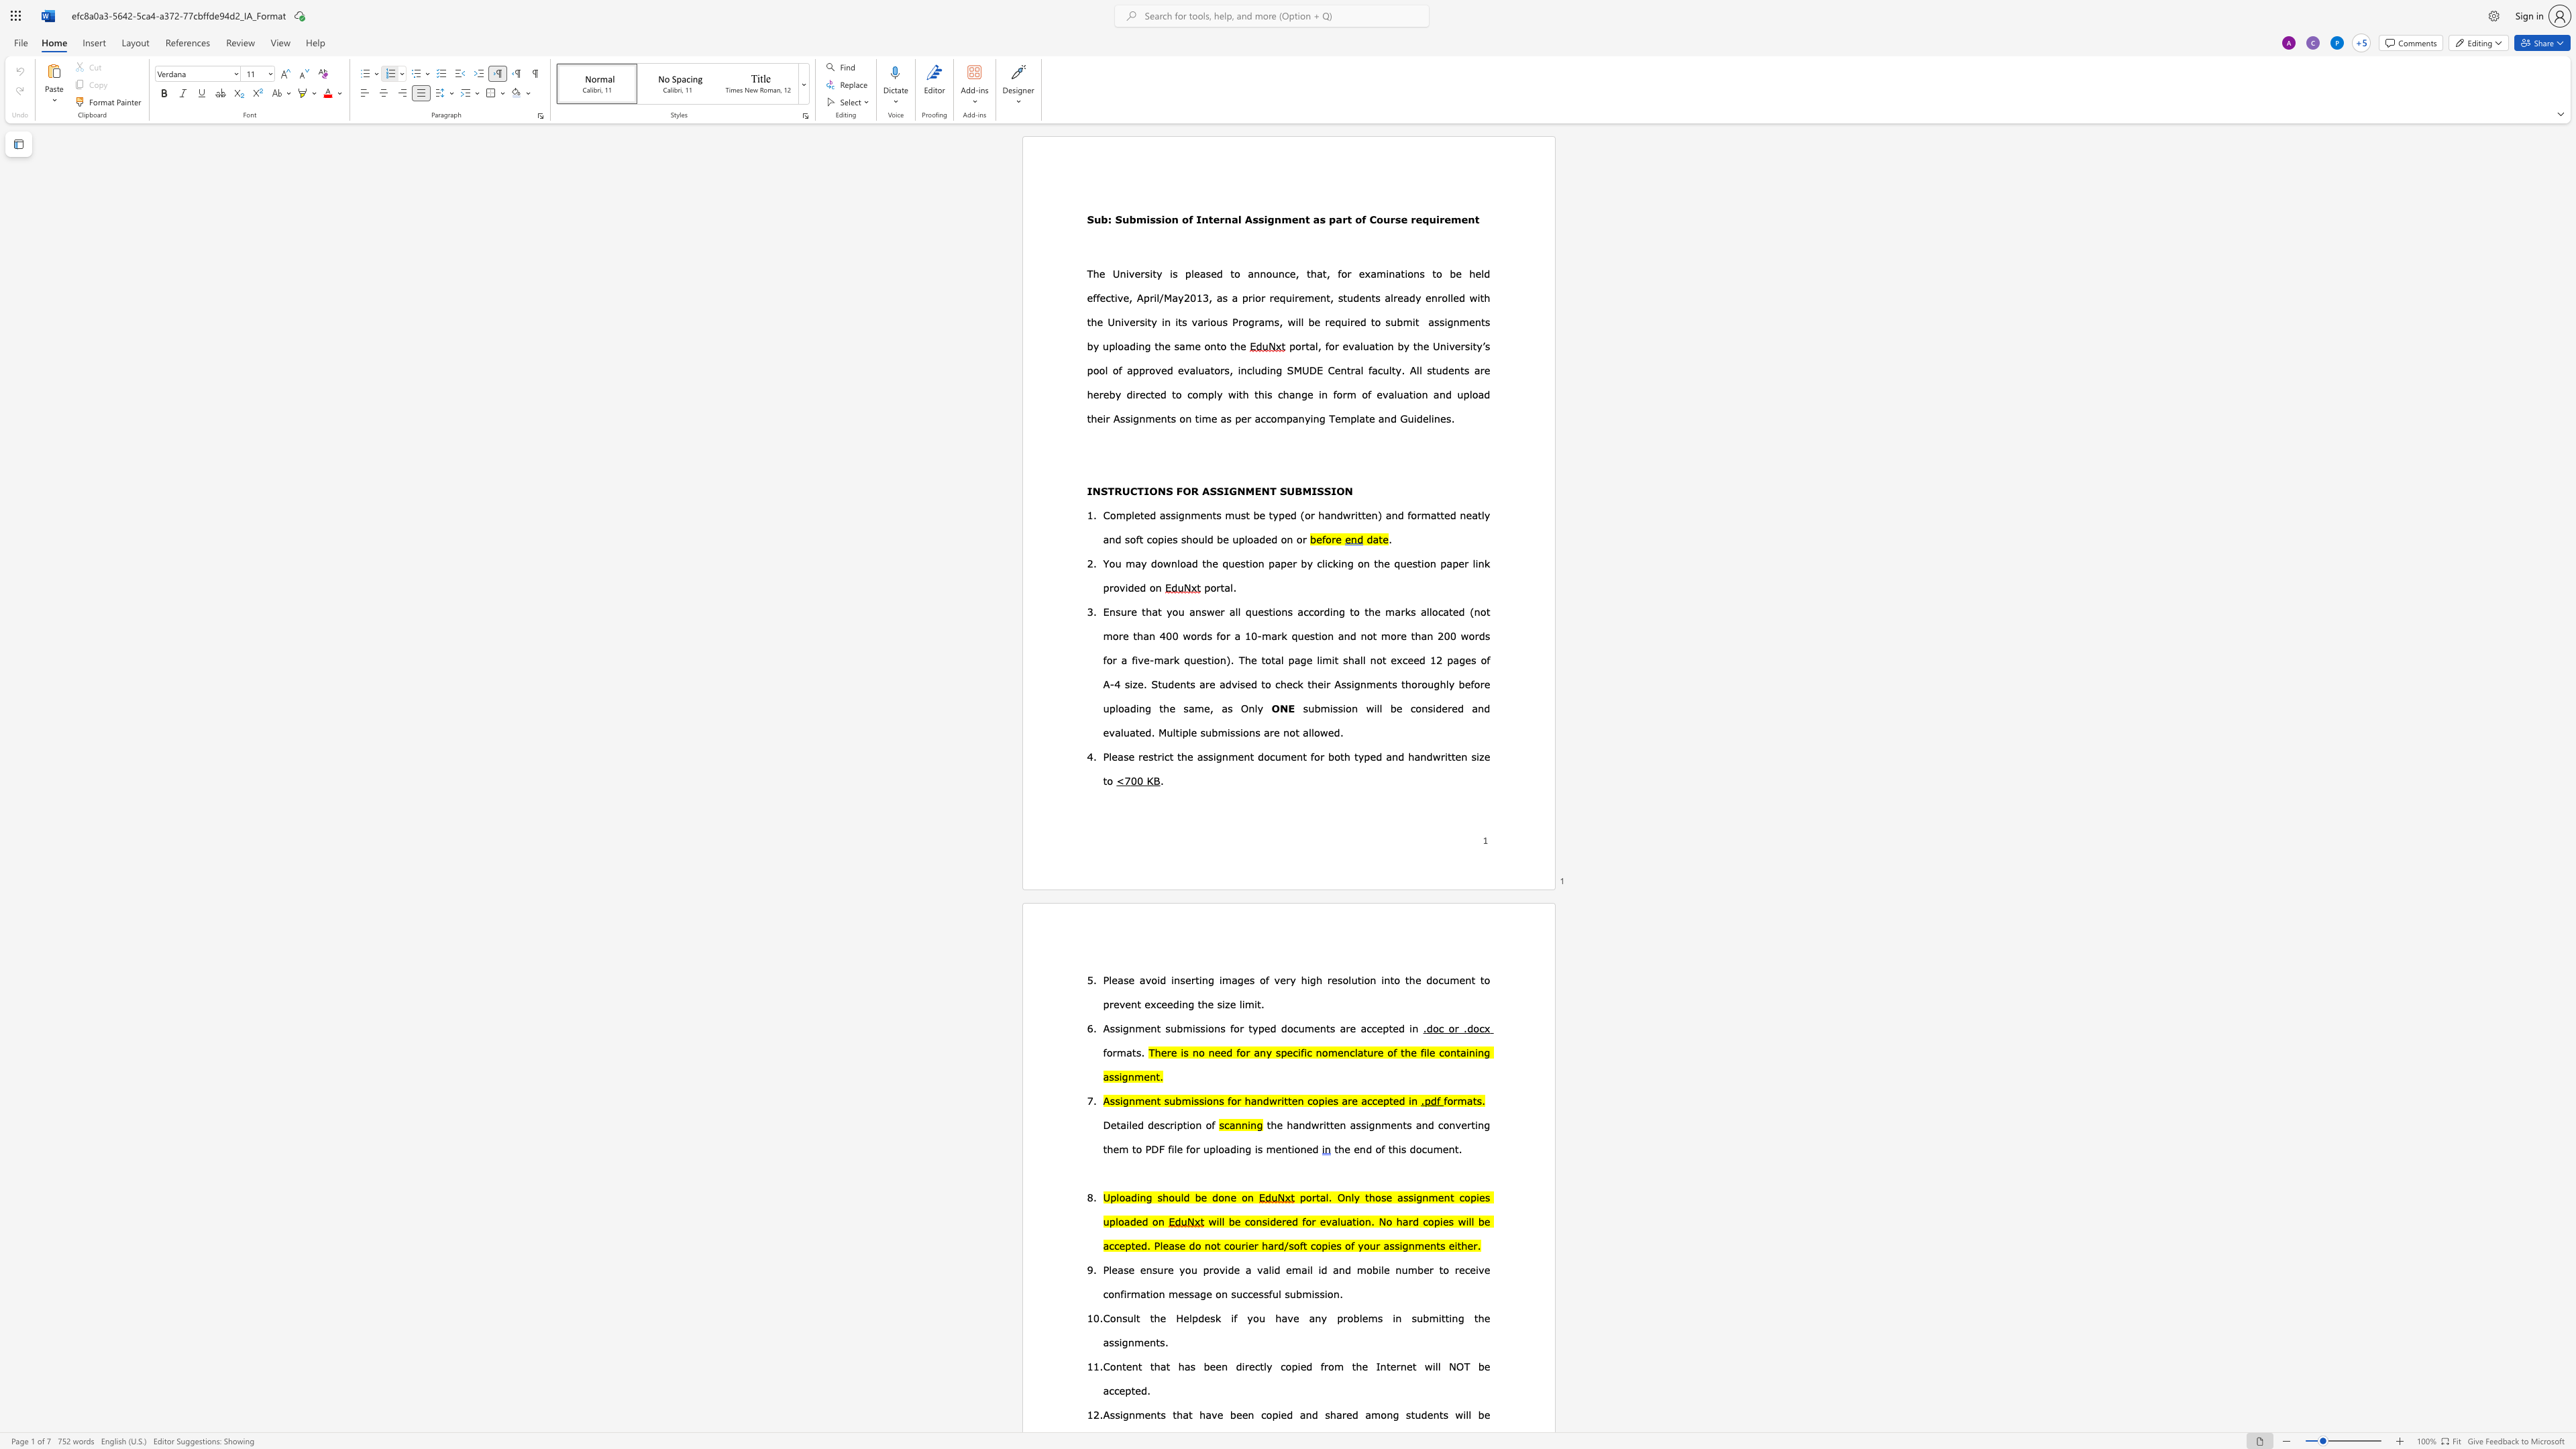  I want to click on the 1th character "g" in the text, so click(1124, 1342).